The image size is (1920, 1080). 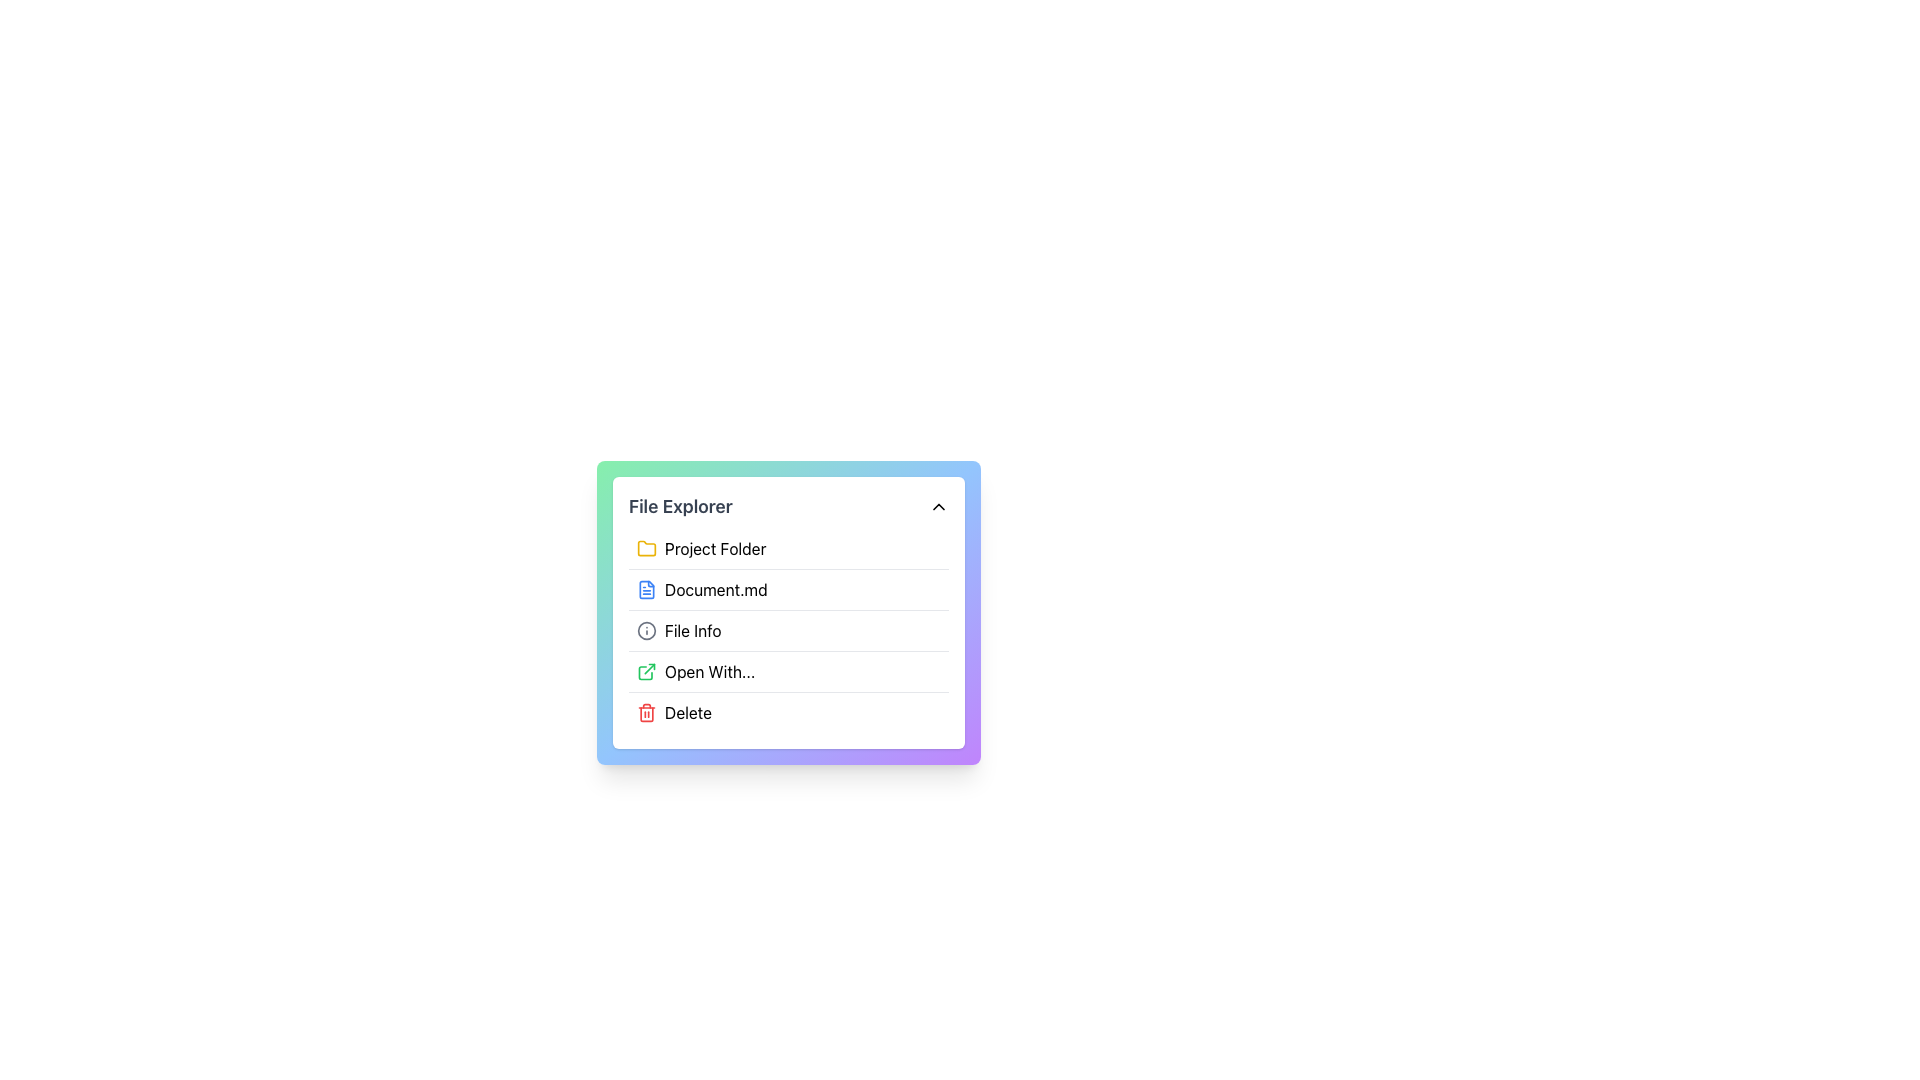 I want to click on the delete icon element, which visually represents the delete action in the dropdown menu, so click(x=647, y=712).